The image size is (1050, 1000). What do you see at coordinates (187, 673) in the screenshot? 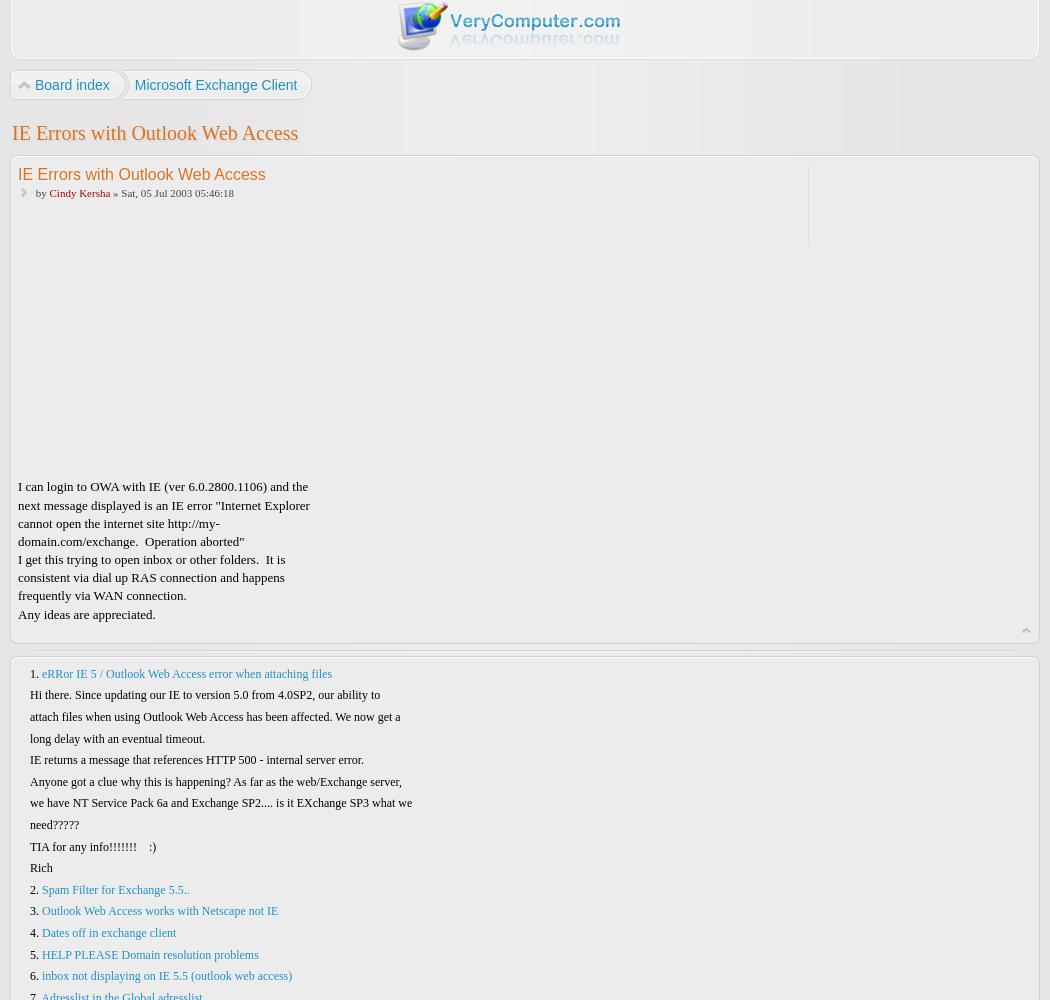
I see `'eRRor IE 5 / Outlook Web Access error when attaching files'` at bounding box center [187, 673].